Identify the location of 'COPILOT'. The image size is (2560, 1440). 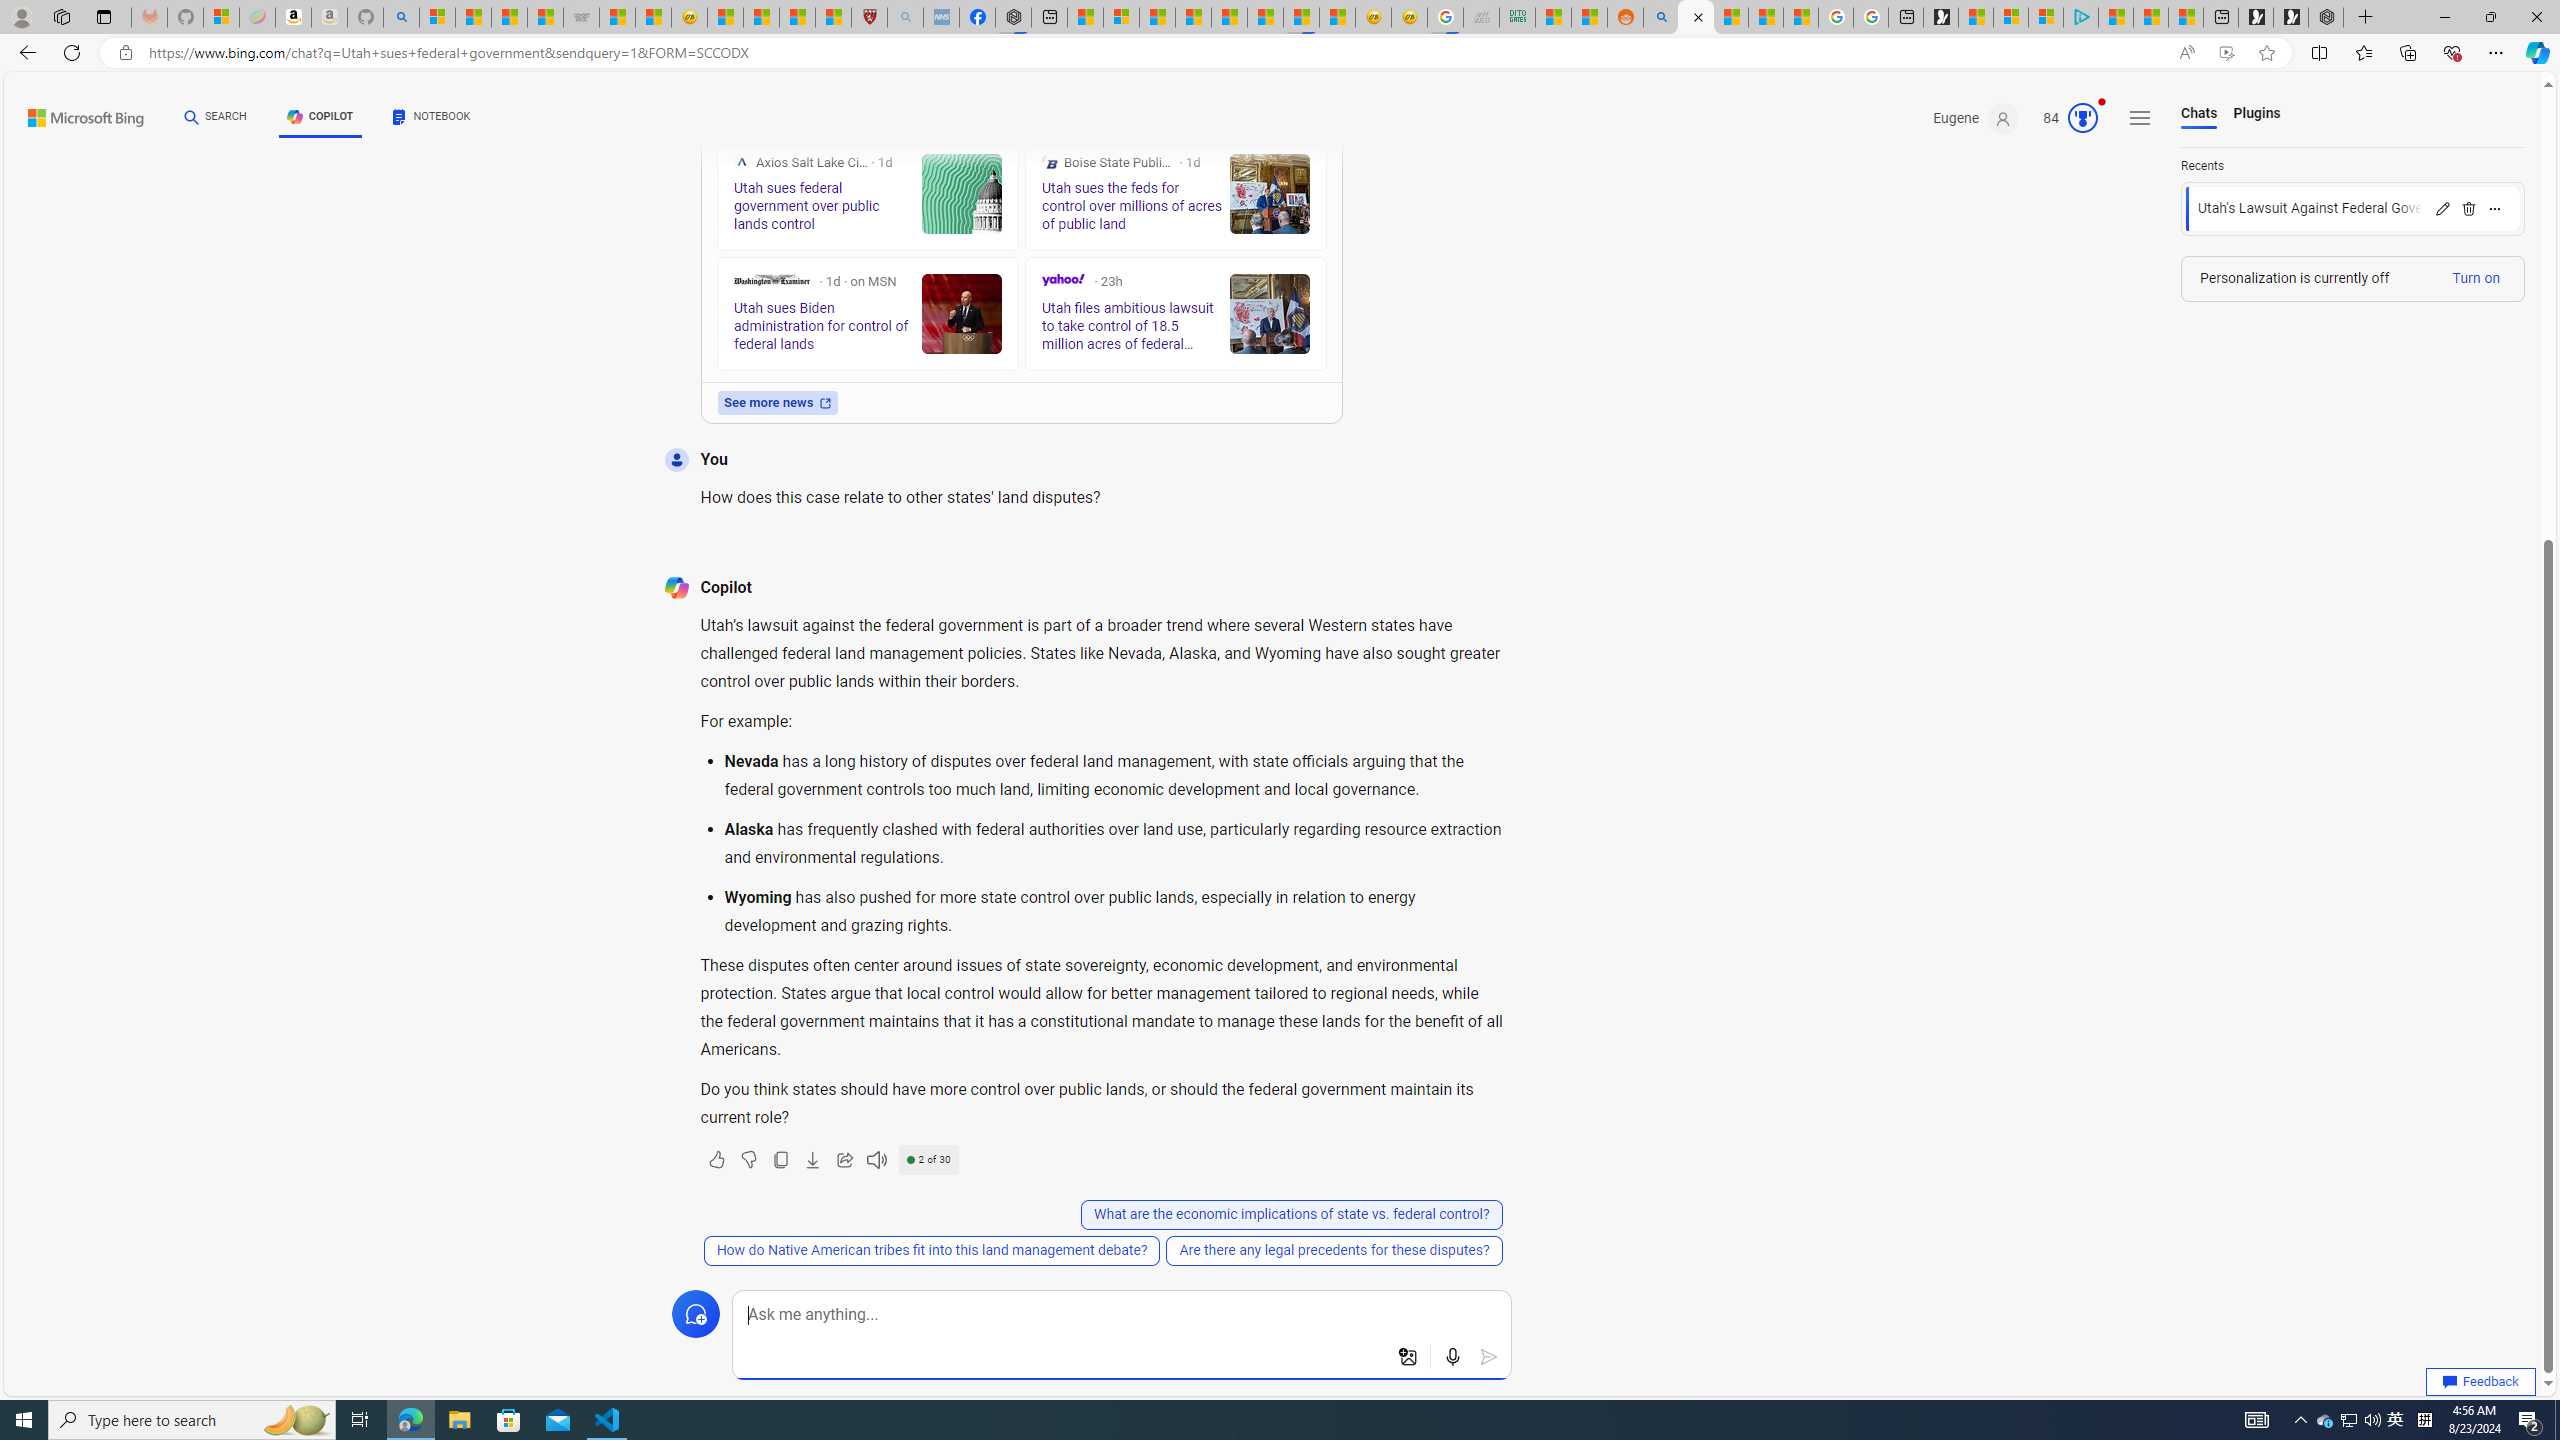
(319, 116).